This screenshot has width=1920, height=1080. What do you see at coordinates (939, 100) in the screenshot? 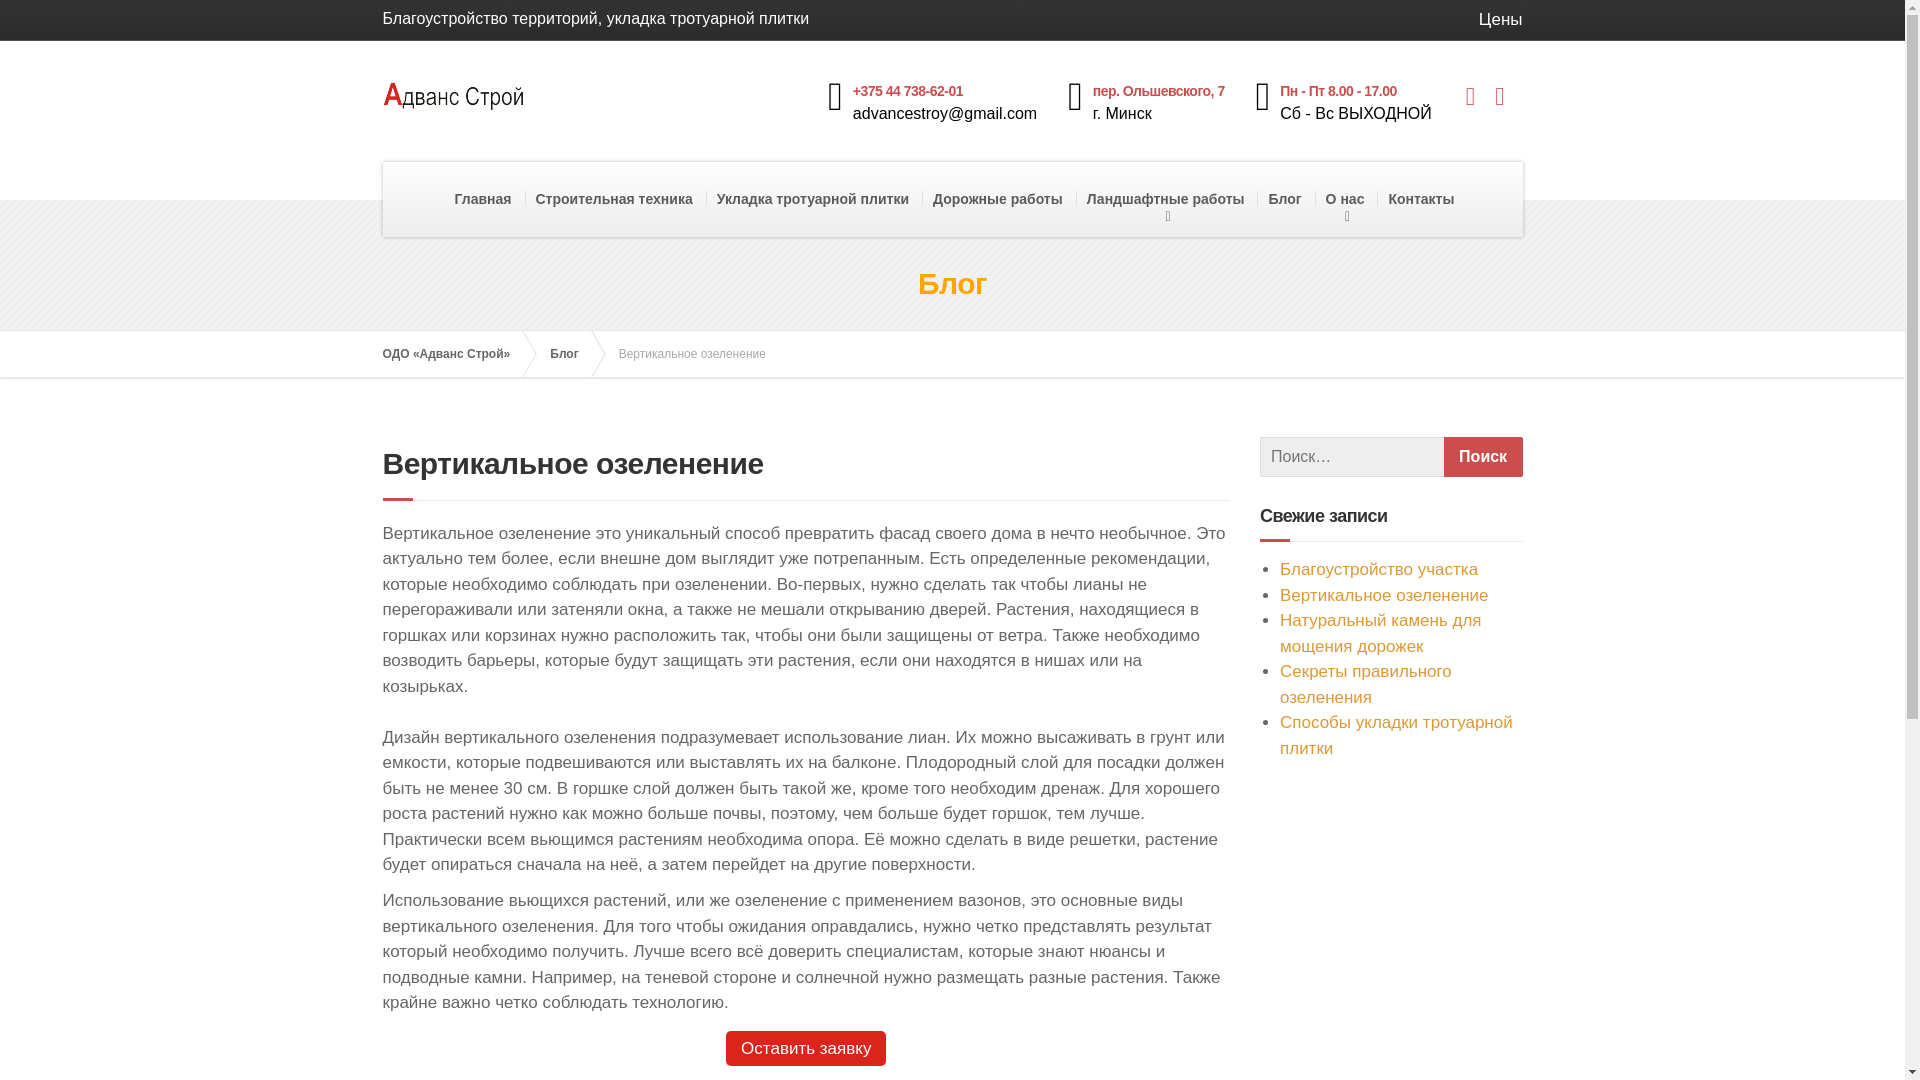
I see `'+375 44 738-62-01` at bounding box center [939, 100].